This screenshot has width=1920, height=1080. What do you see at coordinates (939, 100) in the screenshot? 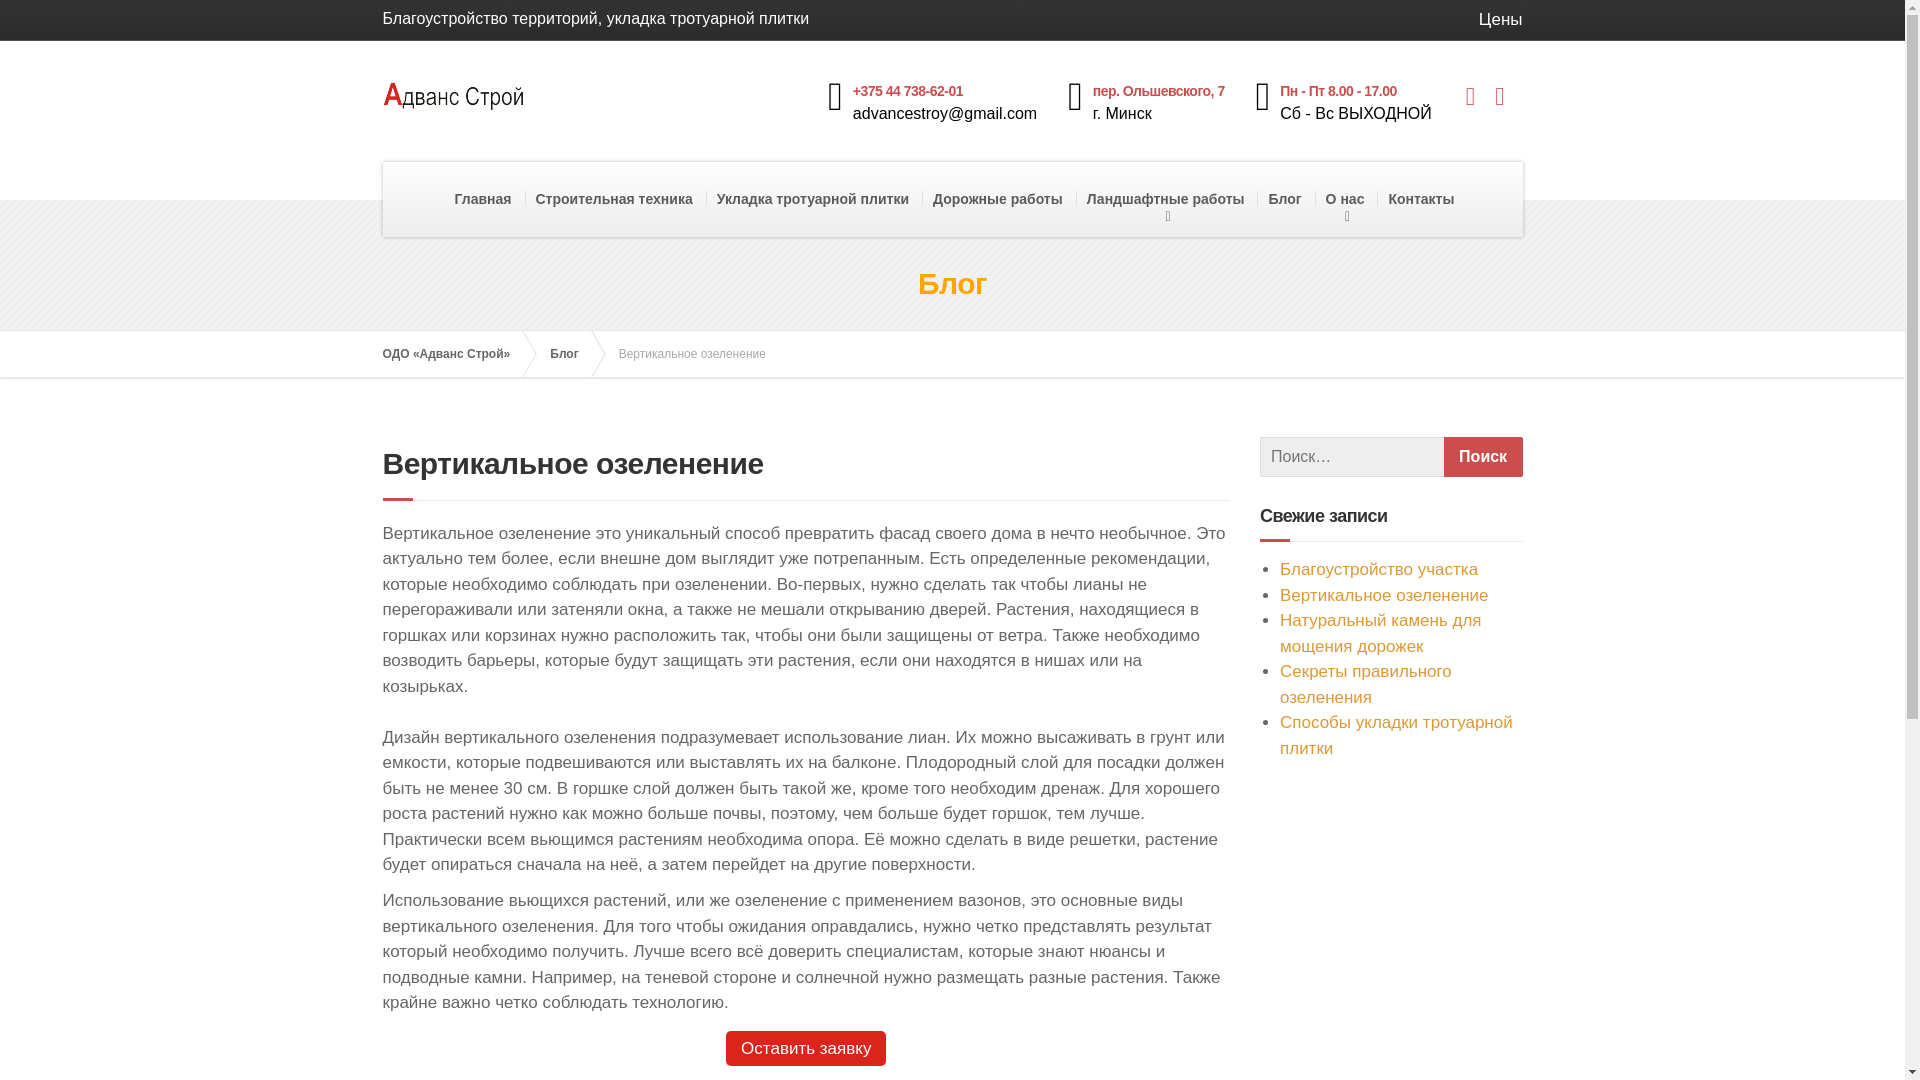
I see `'+375 44 738-62-01` at bounding box center [939, 100].